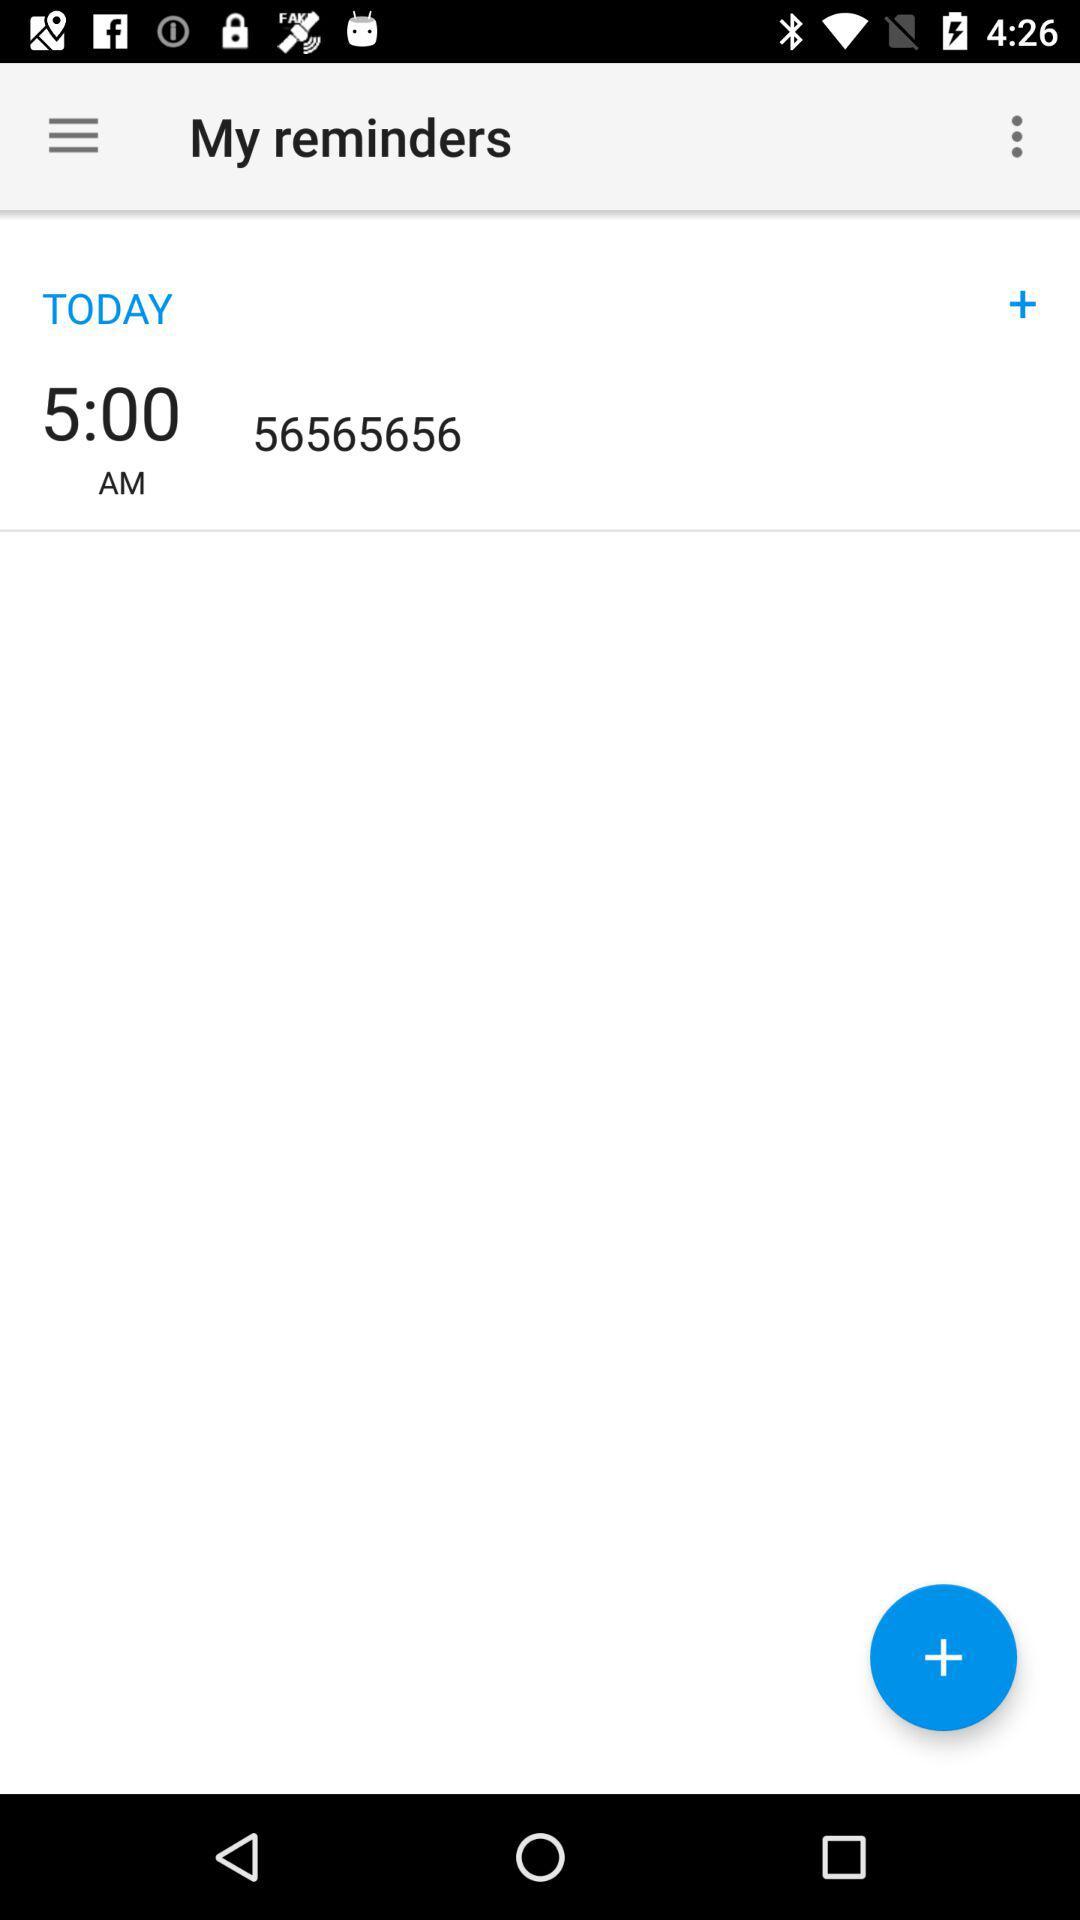  I want to click on a reminder, so click(943, 1657).